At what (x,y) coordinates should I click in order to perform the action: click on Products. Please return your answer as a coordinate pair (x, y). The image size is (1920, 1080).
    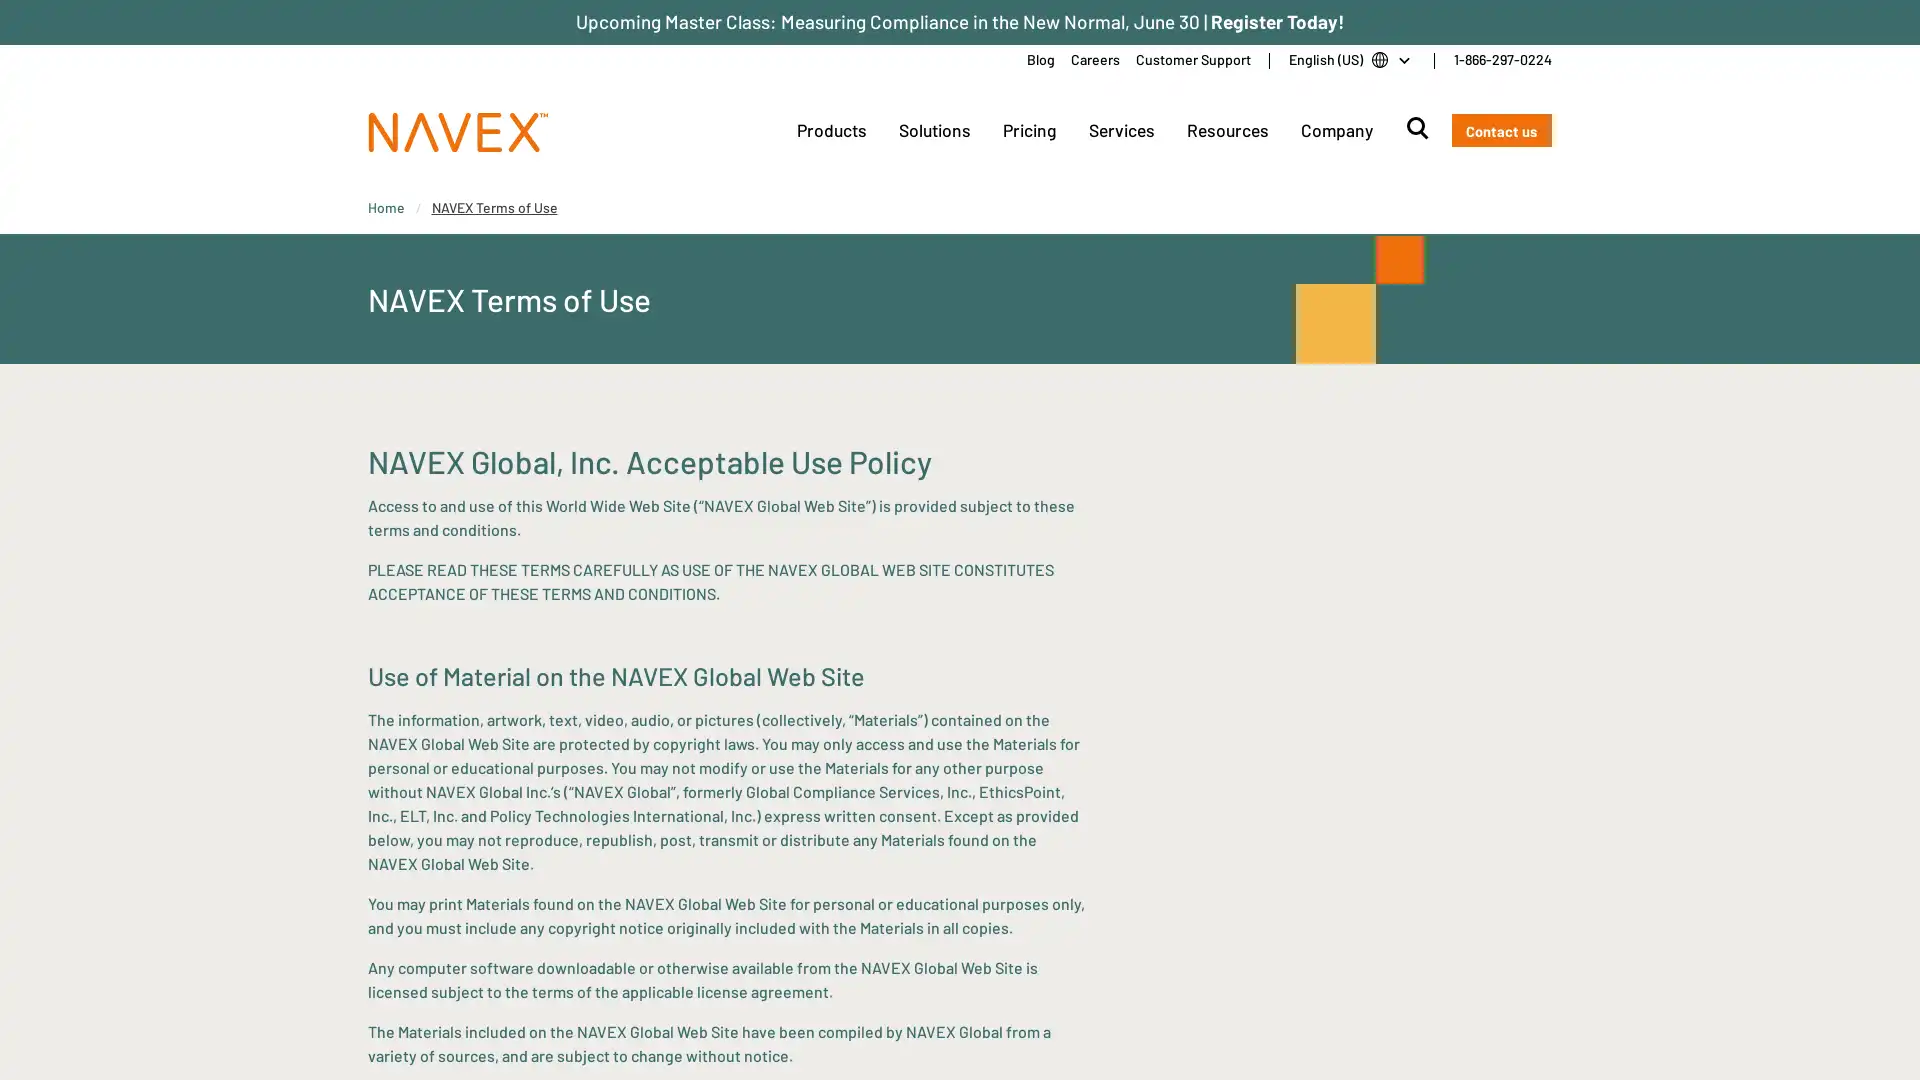
    Looking at the image, I should click on (830, 130).